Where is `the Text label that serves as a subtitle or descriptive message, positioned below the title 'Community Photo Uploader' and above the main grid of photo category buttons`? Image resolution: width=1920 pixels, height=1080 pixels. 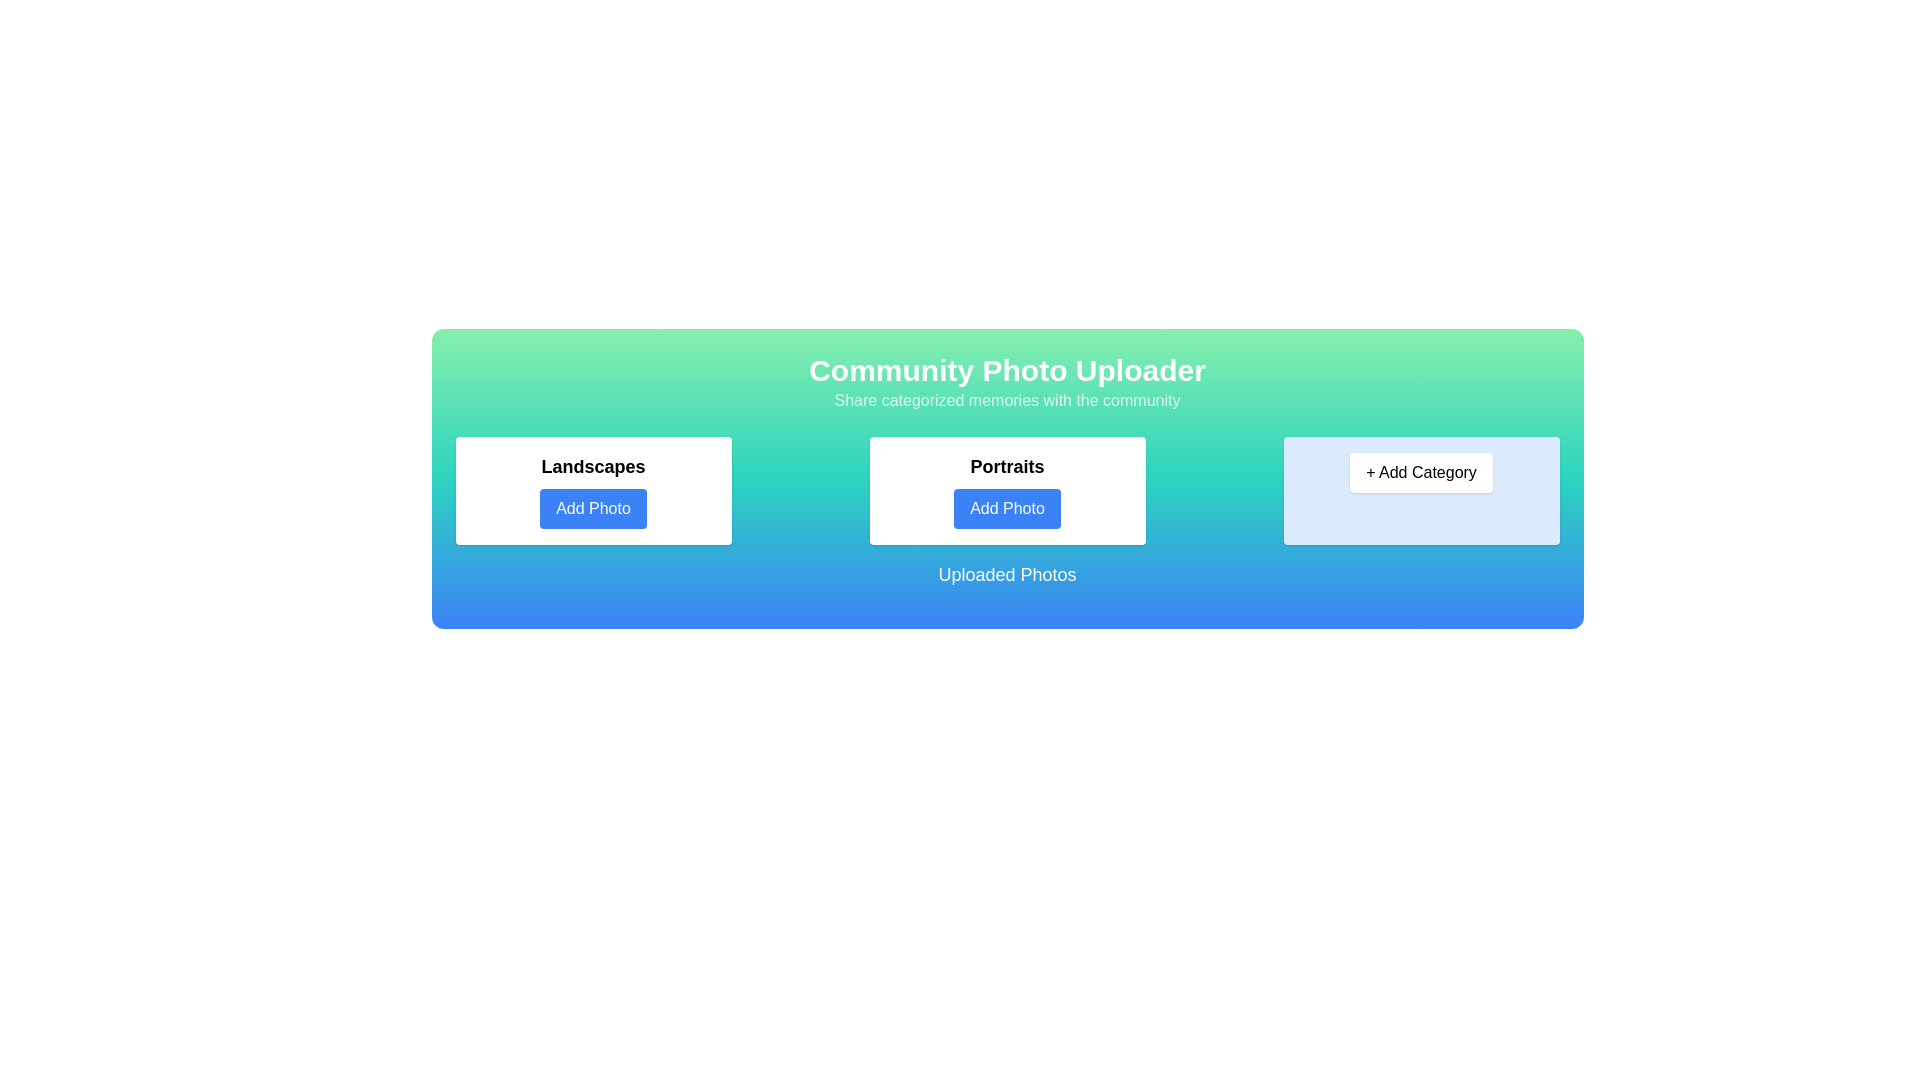 the Text label that serves as a subtitle or descriptive message, positioned below the title 'Community Photo Uploader' and above the main grid of photo category buttons is located at coordinates (1007, 401).